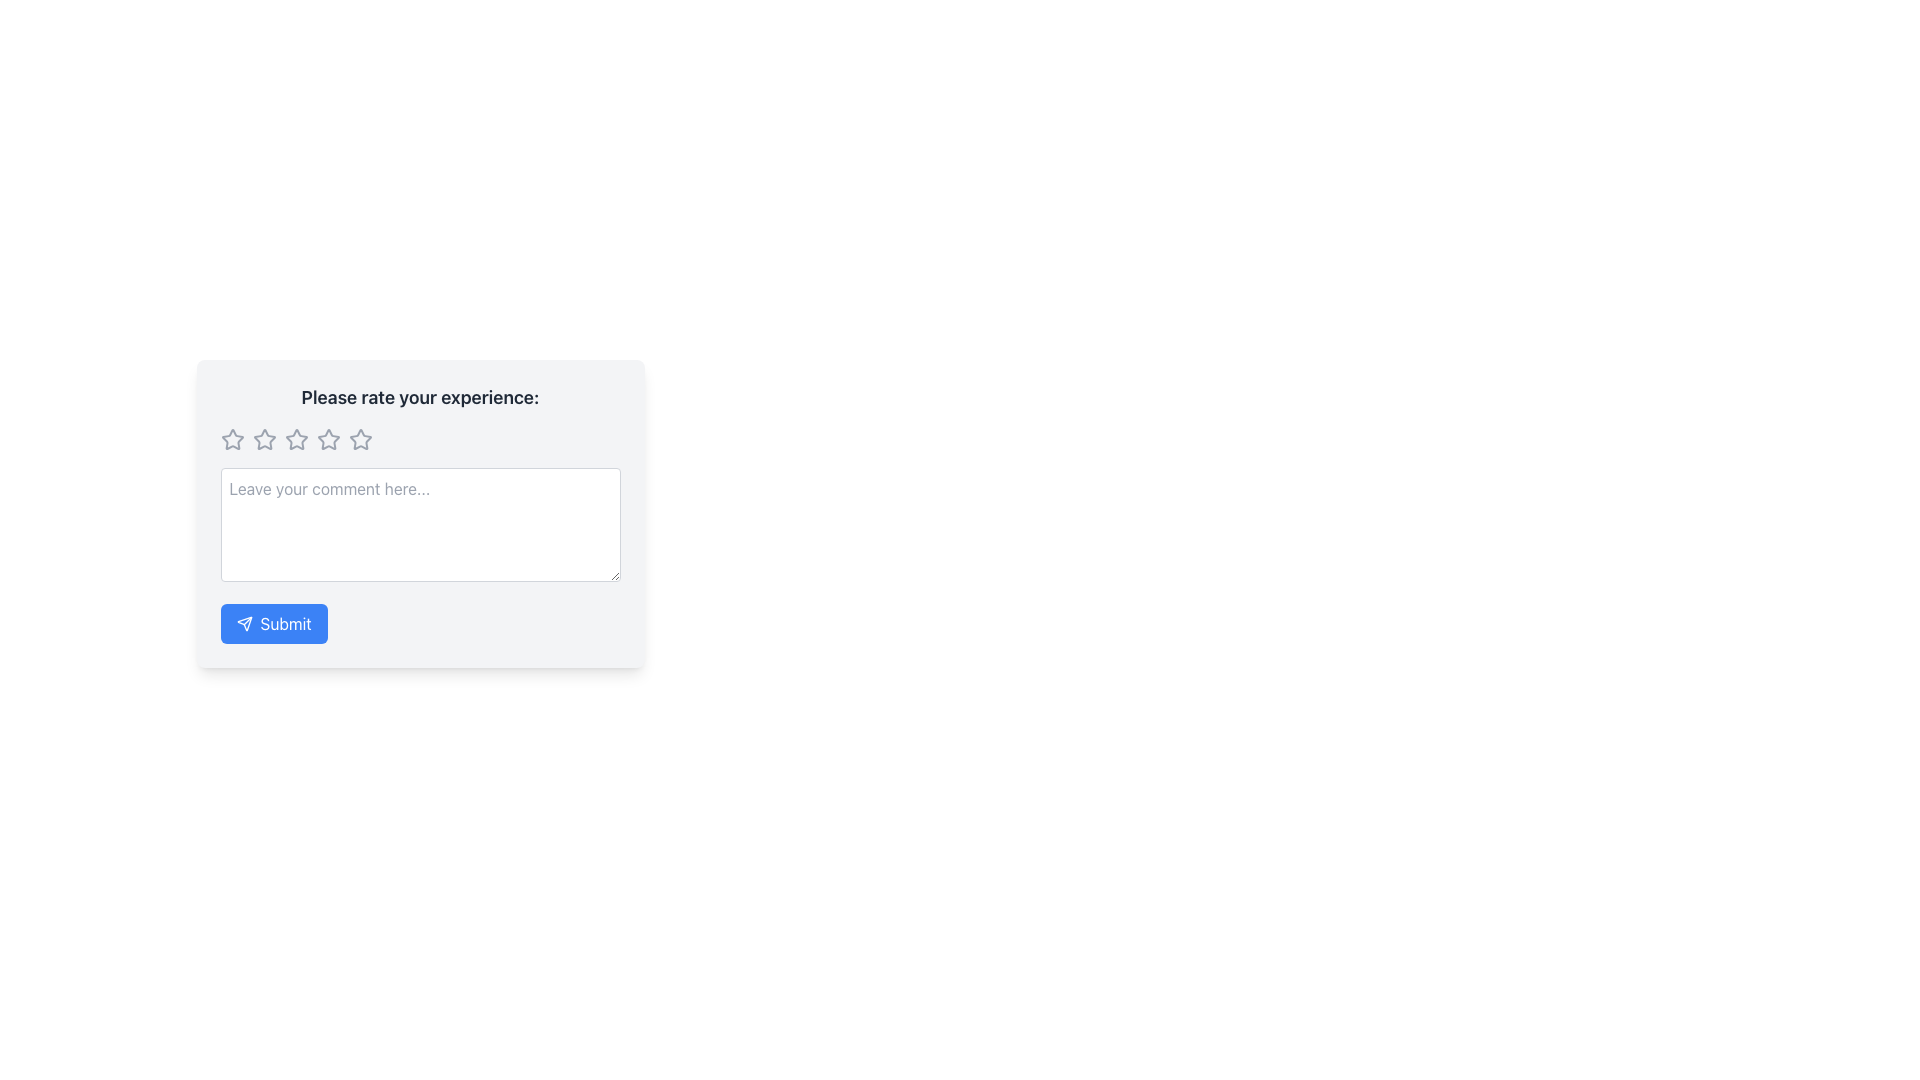  Describe the element at coordinates (328, 438) in the screenshot. I see `the fourth star icon in the rating set` at that location.